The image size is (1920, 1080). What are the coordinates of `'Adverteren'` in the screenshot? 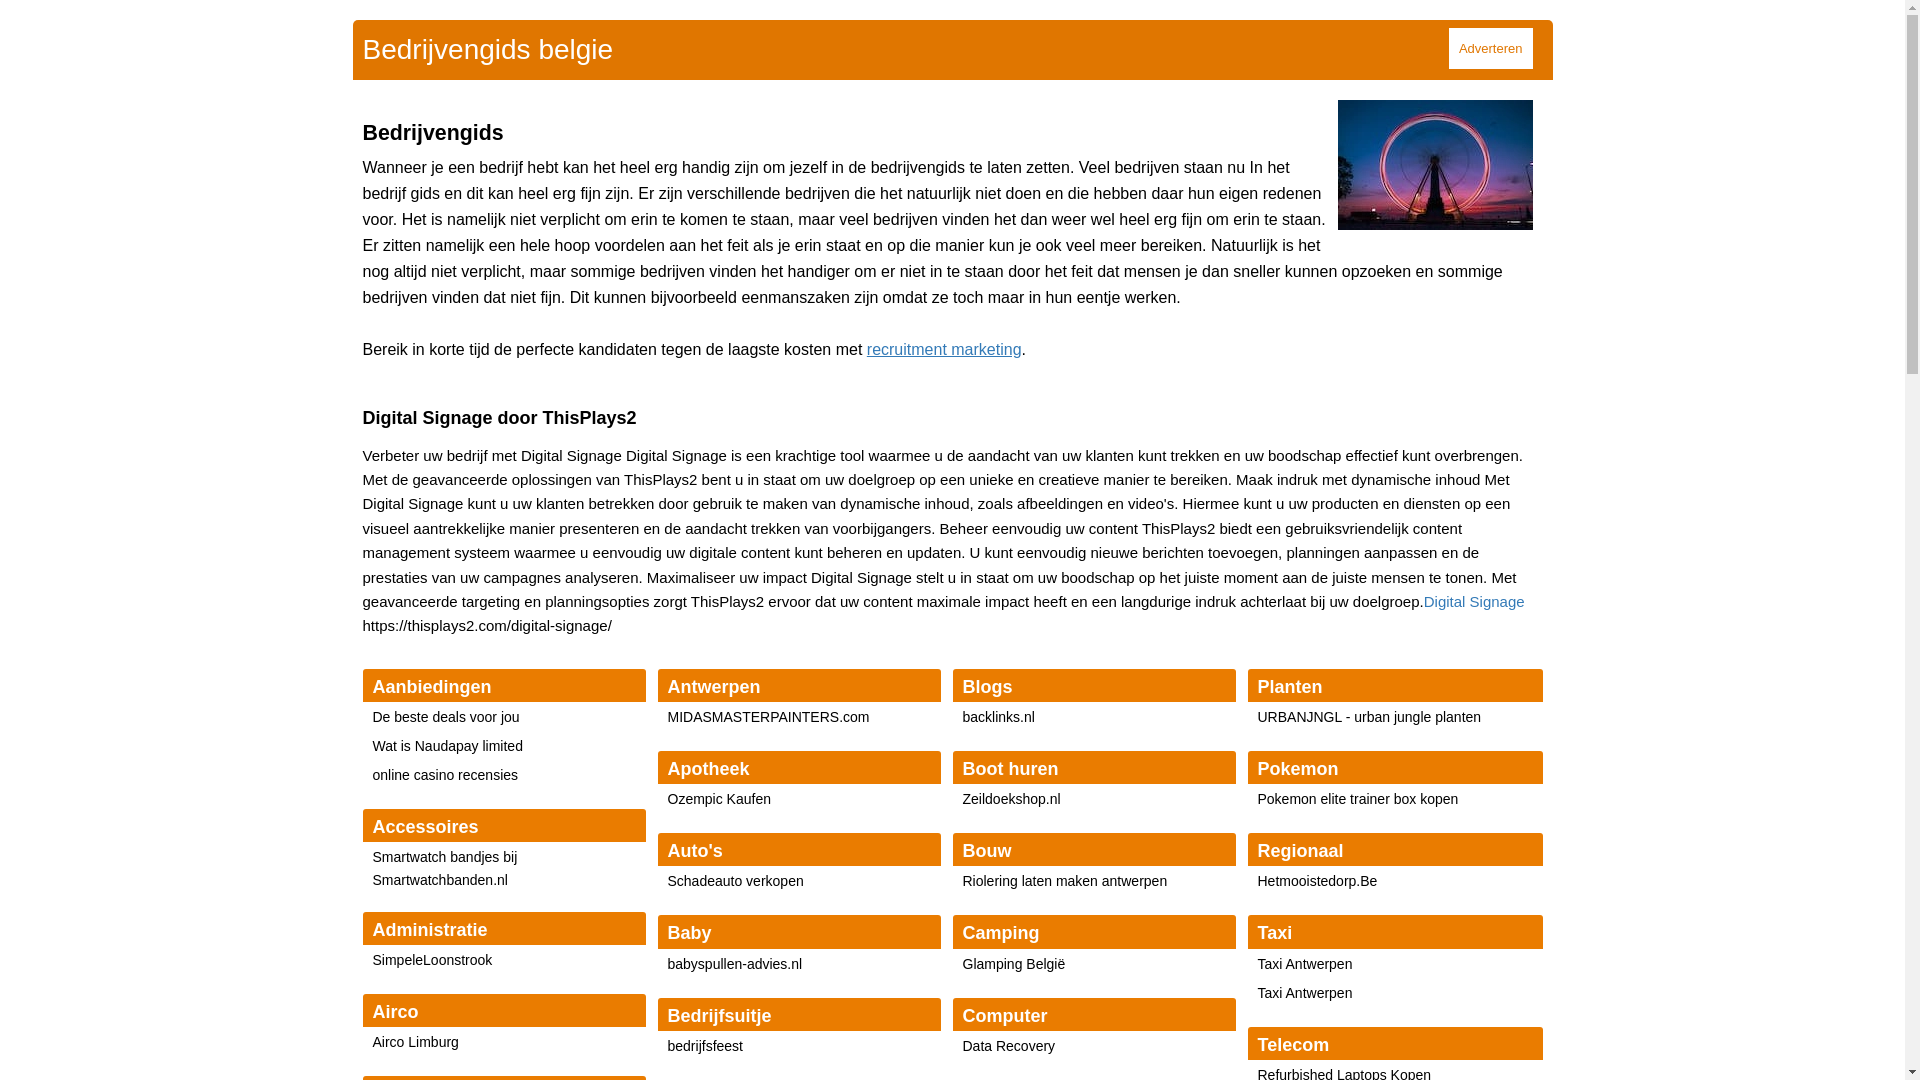 It's located at (1491, 47).